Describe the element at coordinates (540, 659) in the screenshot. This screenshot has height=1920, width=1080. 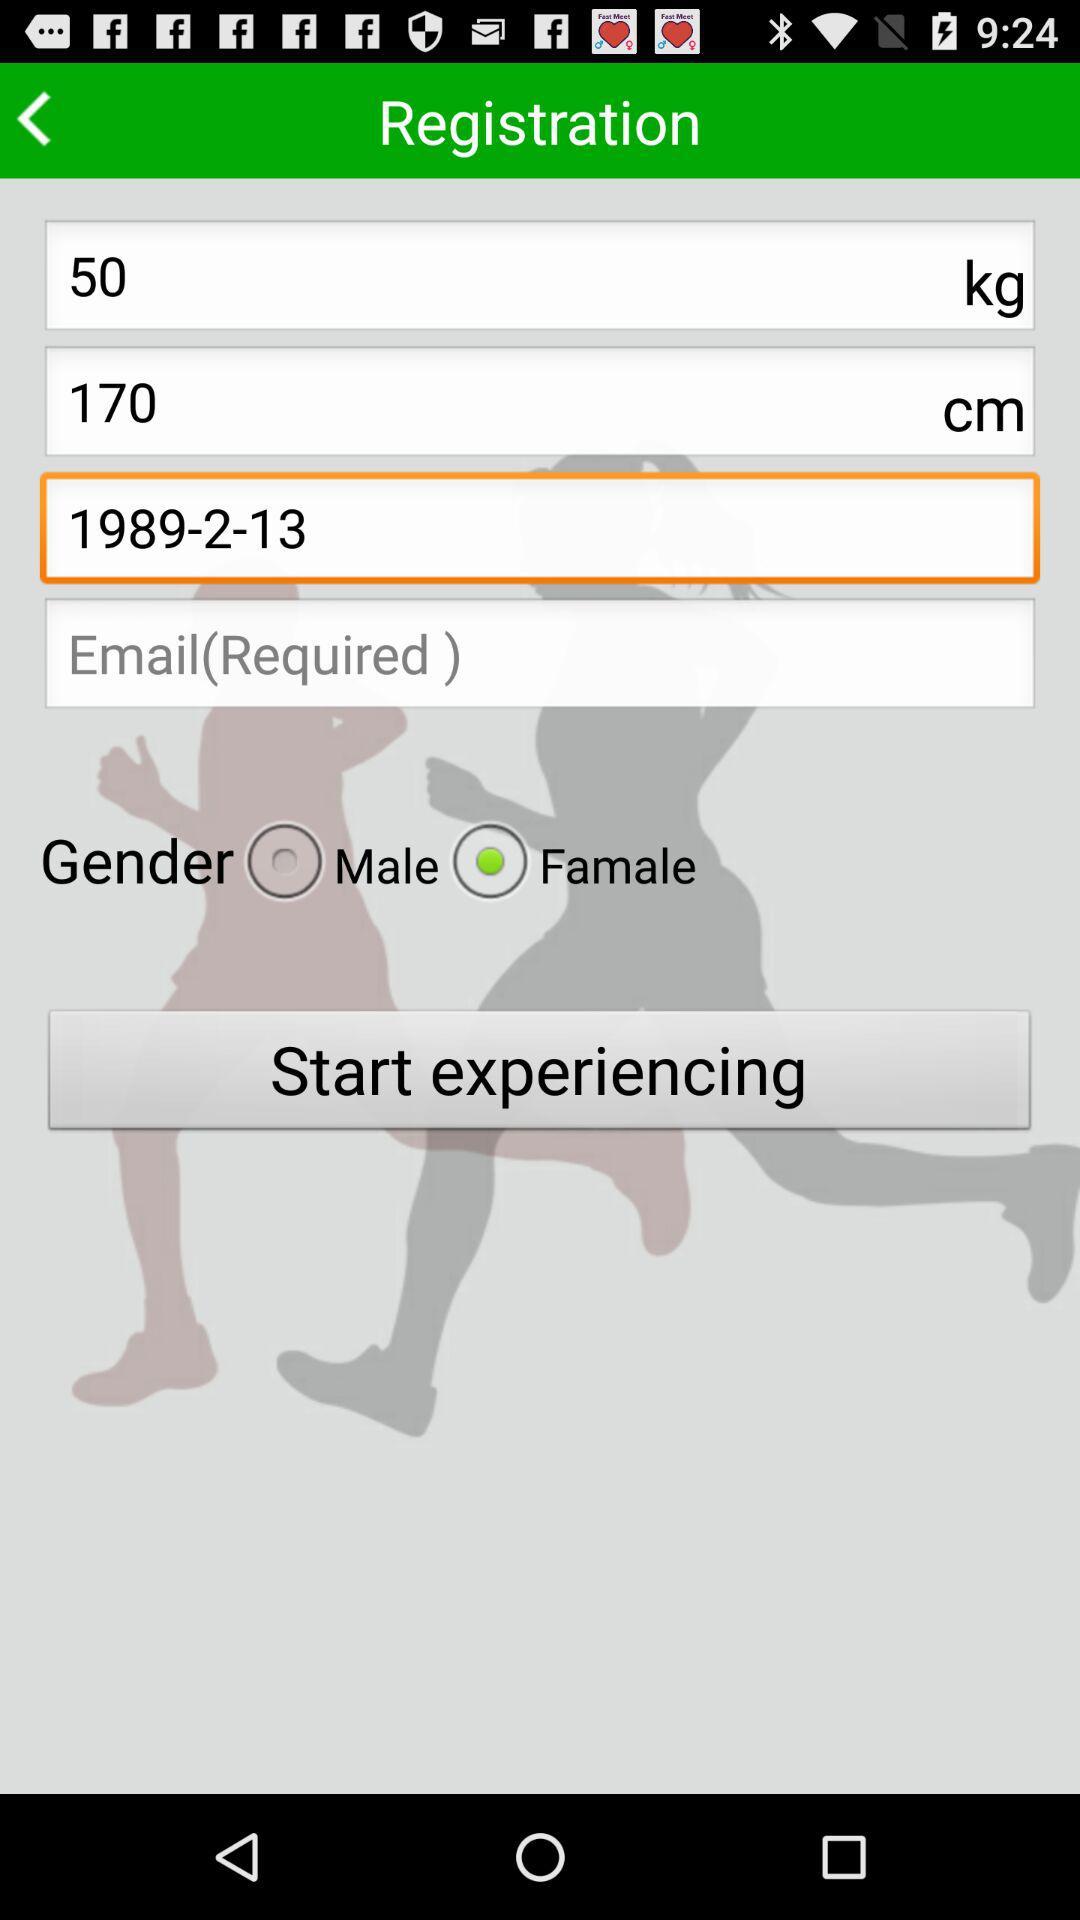
I see `text` at that location.